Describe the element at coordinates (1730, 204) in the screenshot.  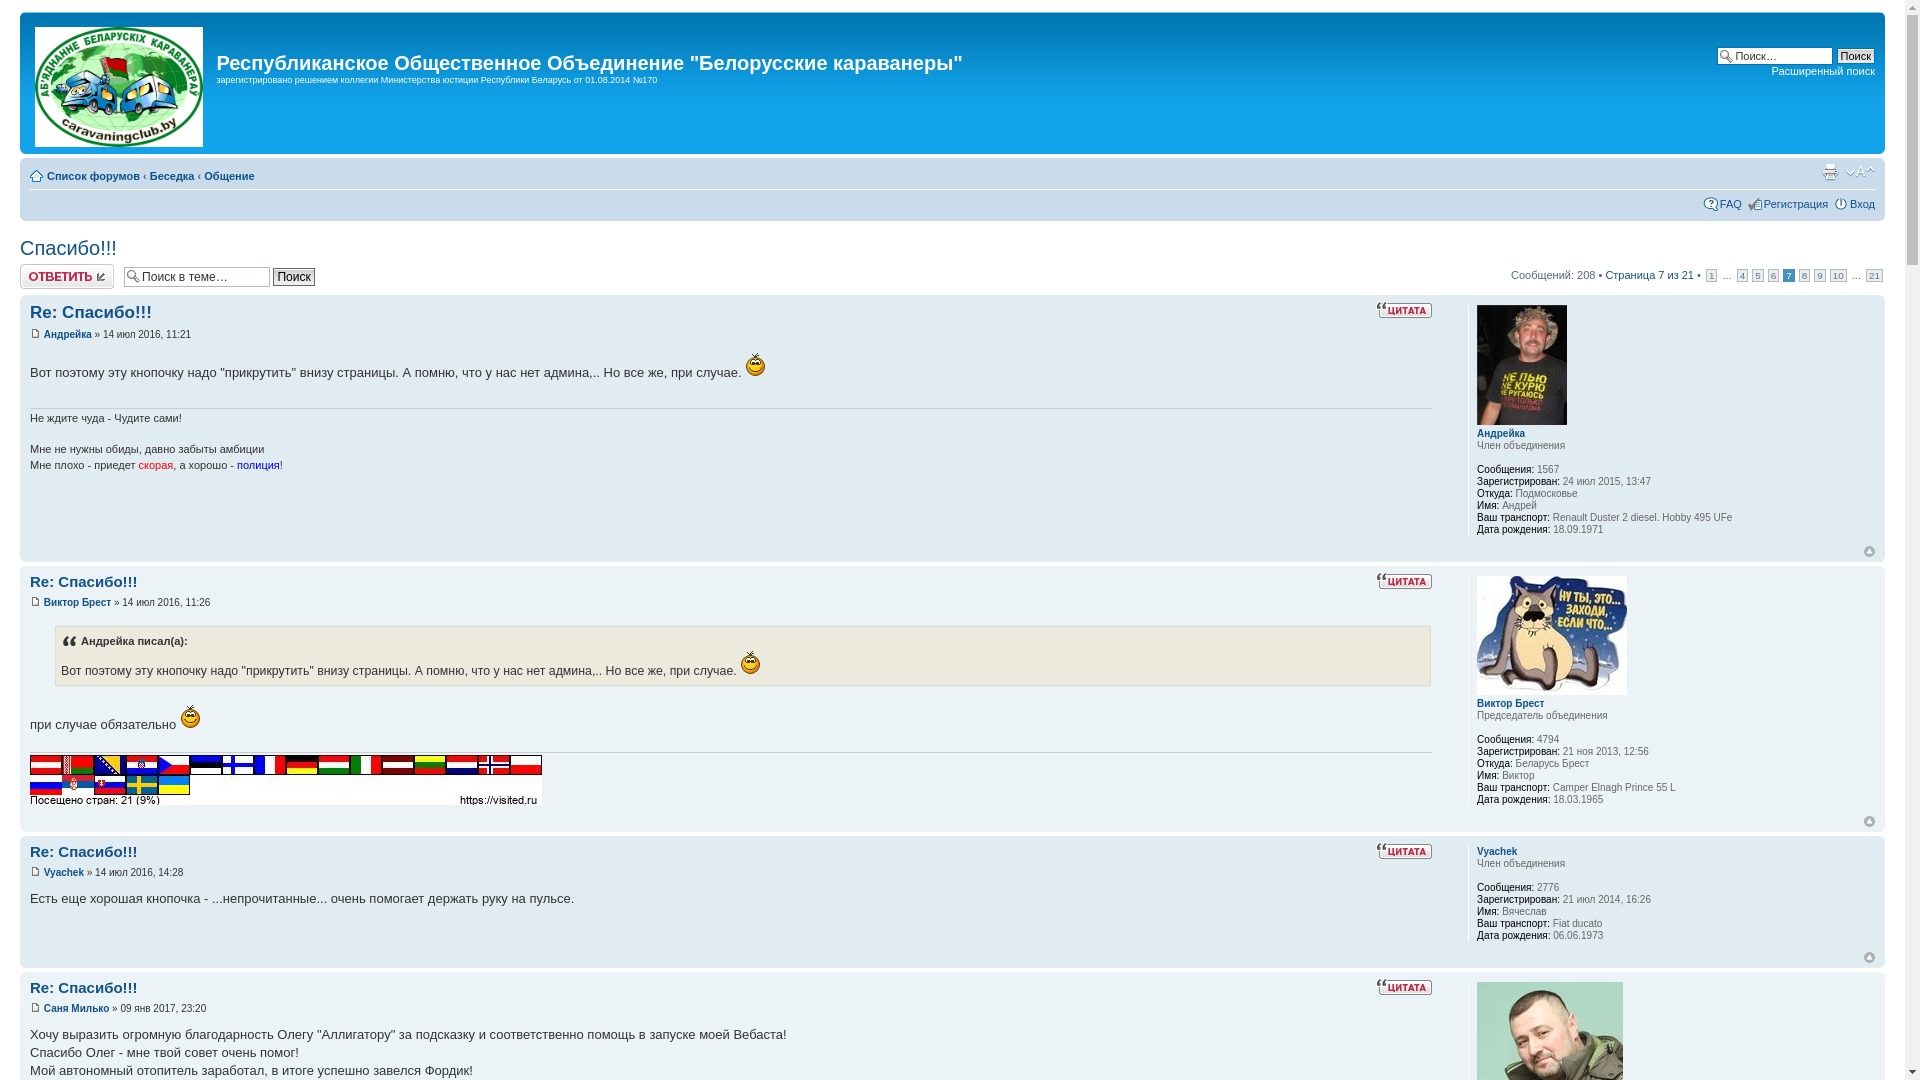
I see `'FAQ'` at that location.